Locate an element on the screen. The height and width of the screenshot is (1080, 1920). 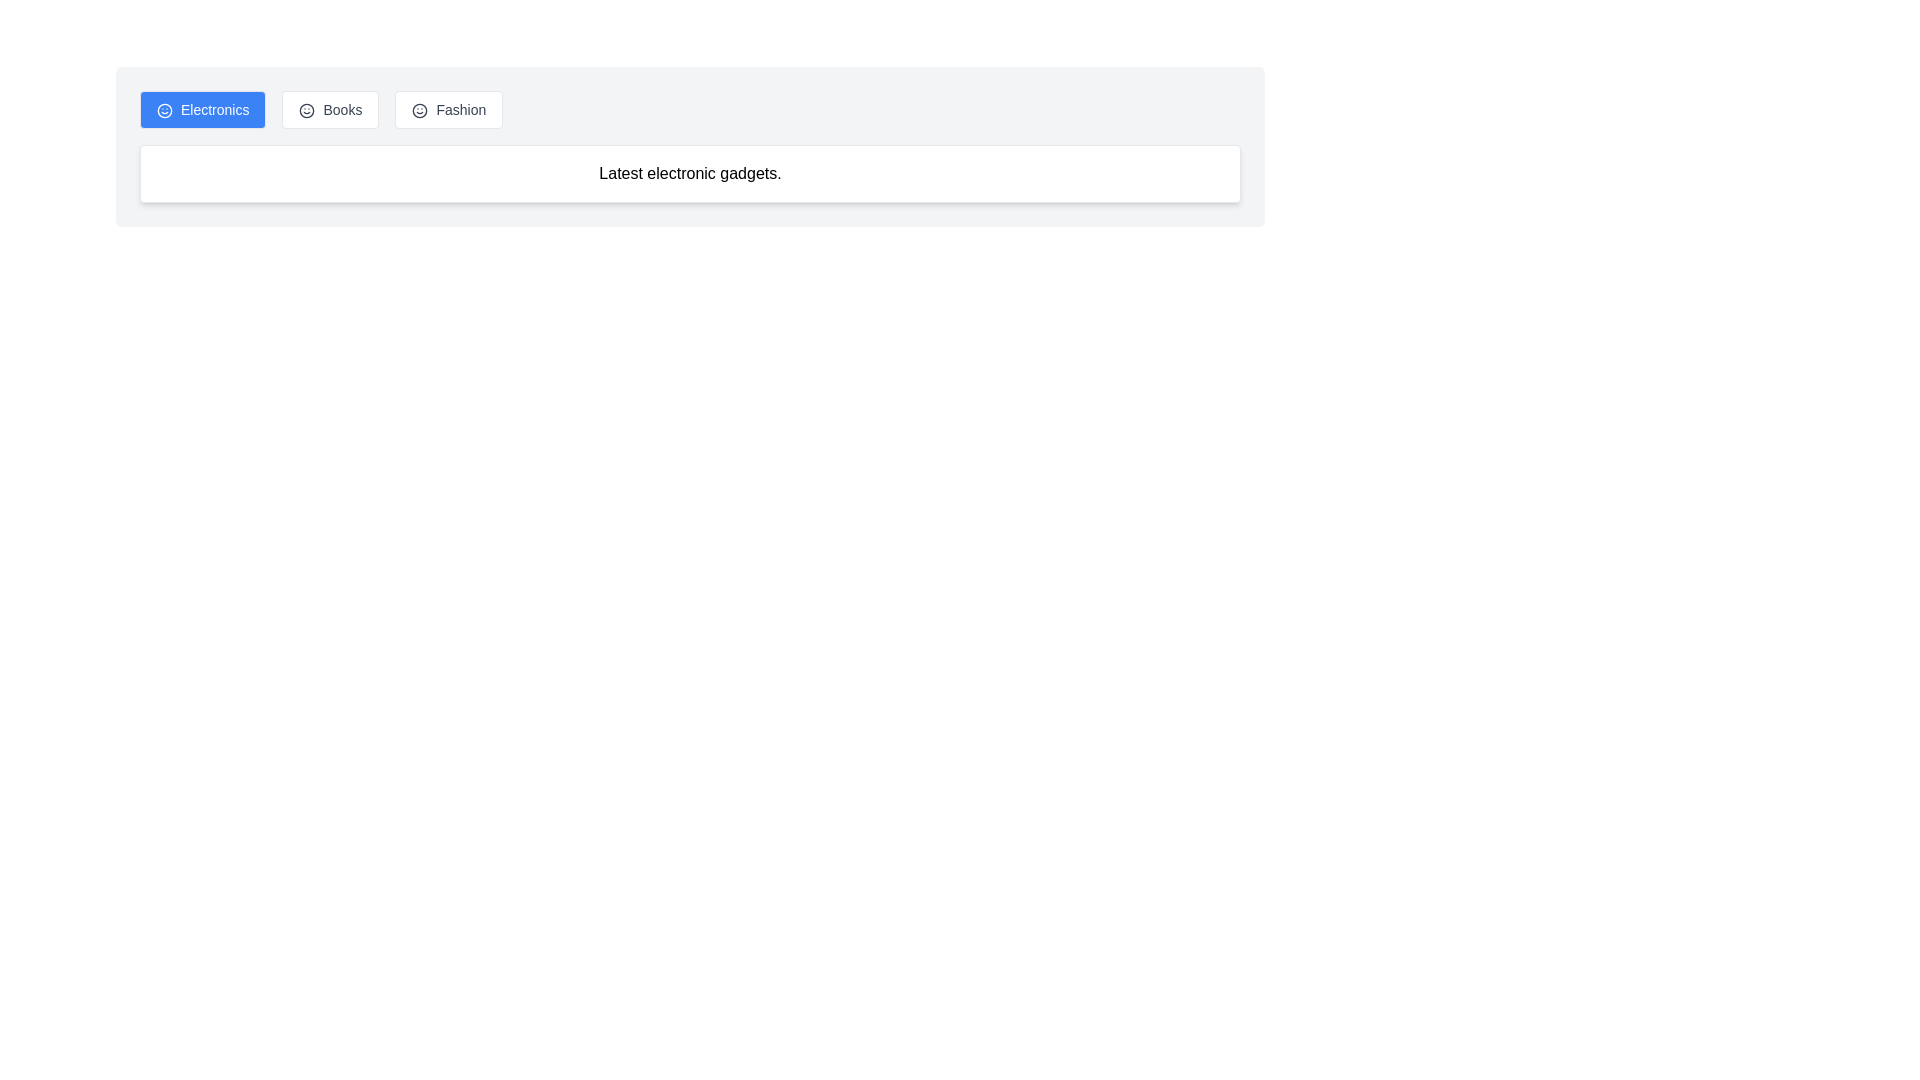
the SVG icon located within the blue button labeled 'Electronics', positioned to the left of the text 'Electronics' is located at coordinates (164, 111).